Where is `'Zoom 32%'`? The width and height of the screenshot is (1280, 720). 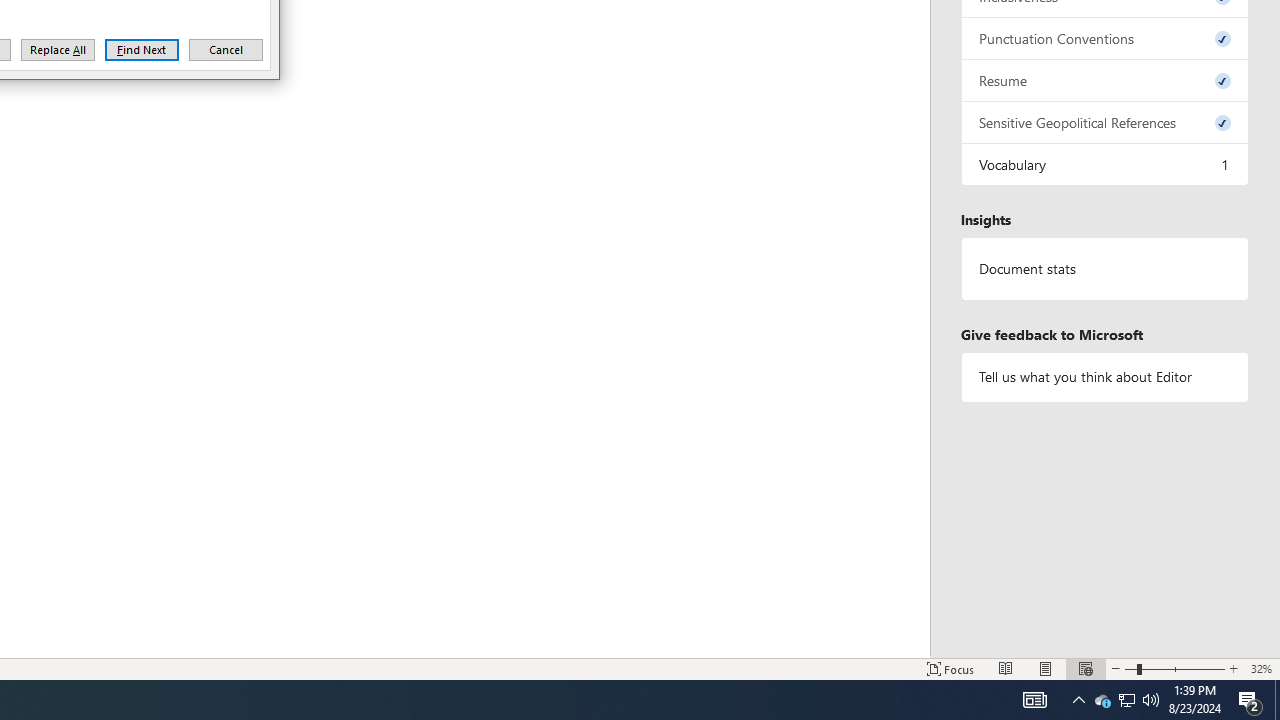 'Zoom 32%' is located at coordinates (1260, 669).